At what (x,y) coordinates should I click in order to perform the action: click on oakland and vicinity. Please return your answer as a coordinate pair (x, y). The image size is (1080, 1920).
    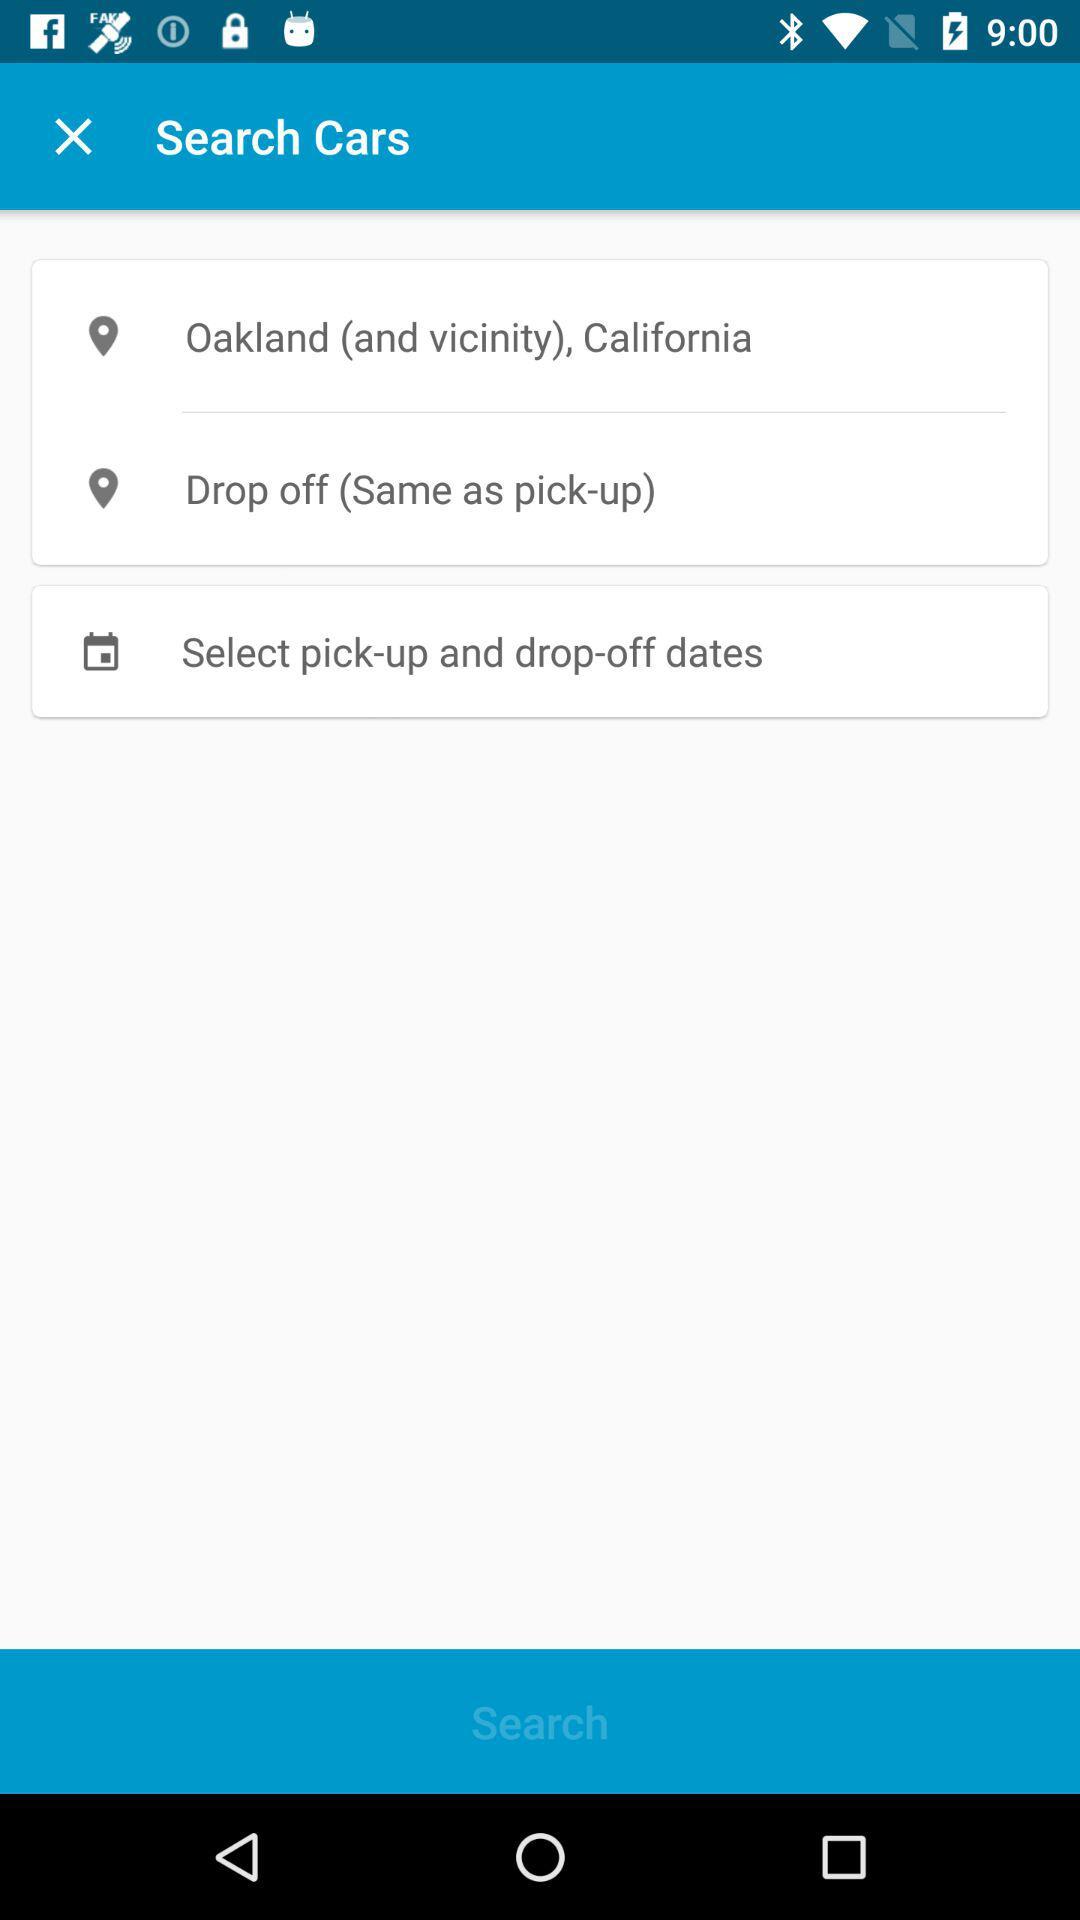
    Looking at the image, I should click on (540, 336).